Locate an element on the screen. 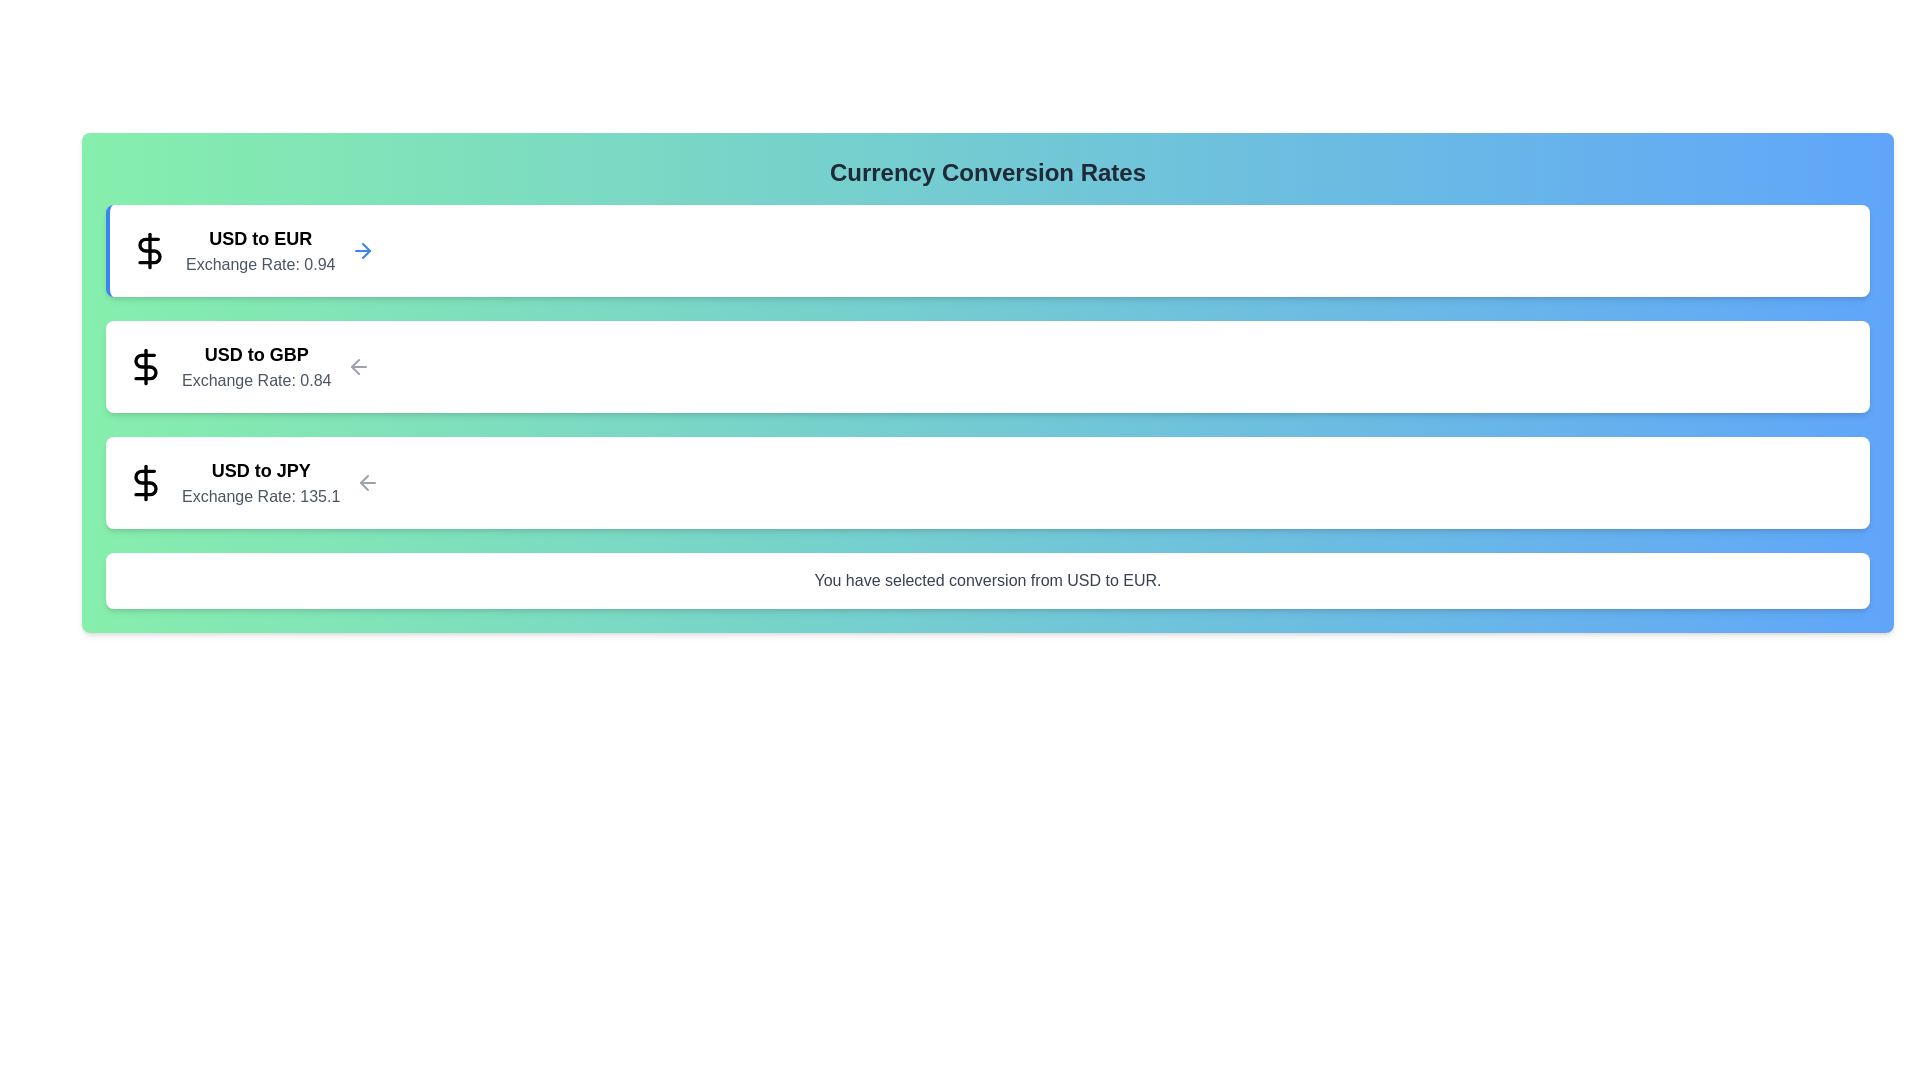 Image resolution: width=1920 pixels, height=1080 pixels. the text display showing 'Exchange Rate: 135.1' located below 'USD to JPY' in the currency conversion list is located at coordinates (260, 496).